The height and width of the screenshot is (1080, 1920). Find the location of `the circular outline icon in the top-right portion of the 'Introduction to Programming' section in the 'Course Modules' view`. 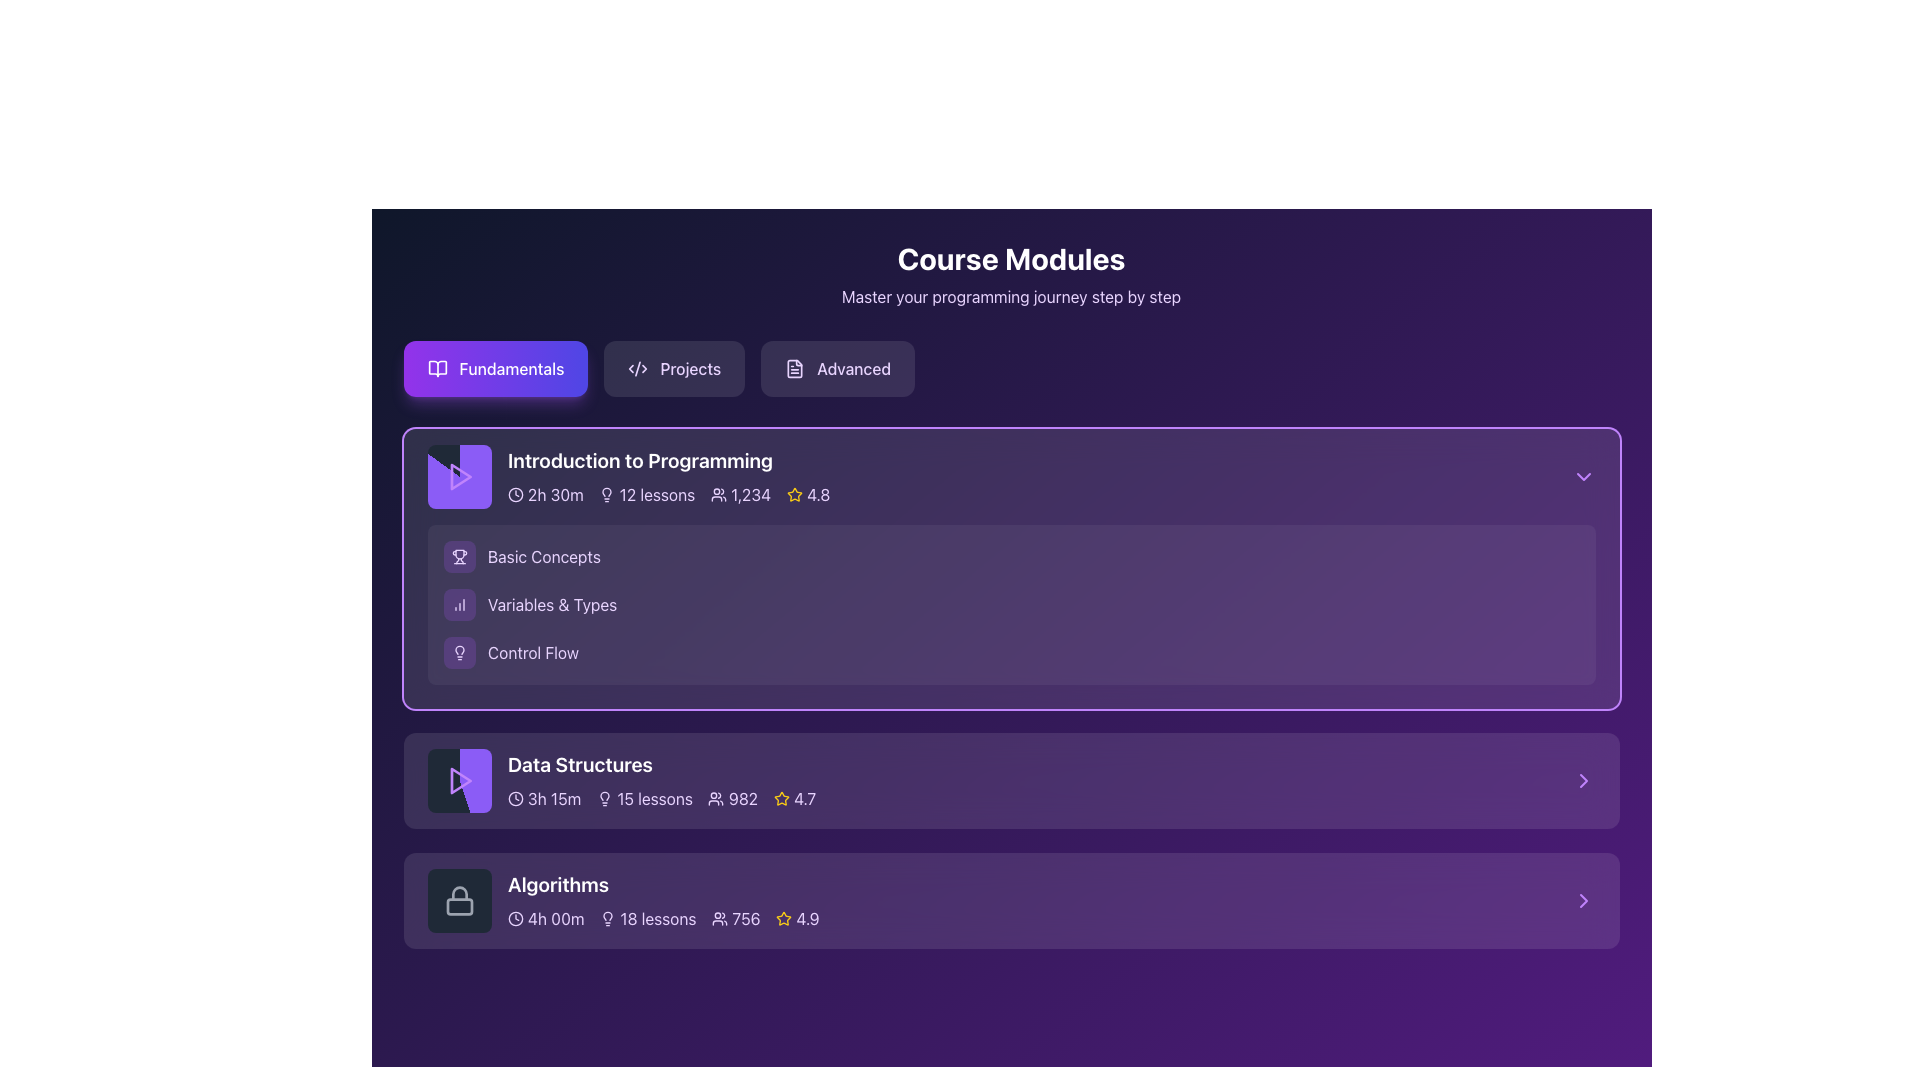

the circular outline icon in the top-right portion of the 'Introduction to Programming' section in the 'Course Modules' view is located at coordinates (515, 494).